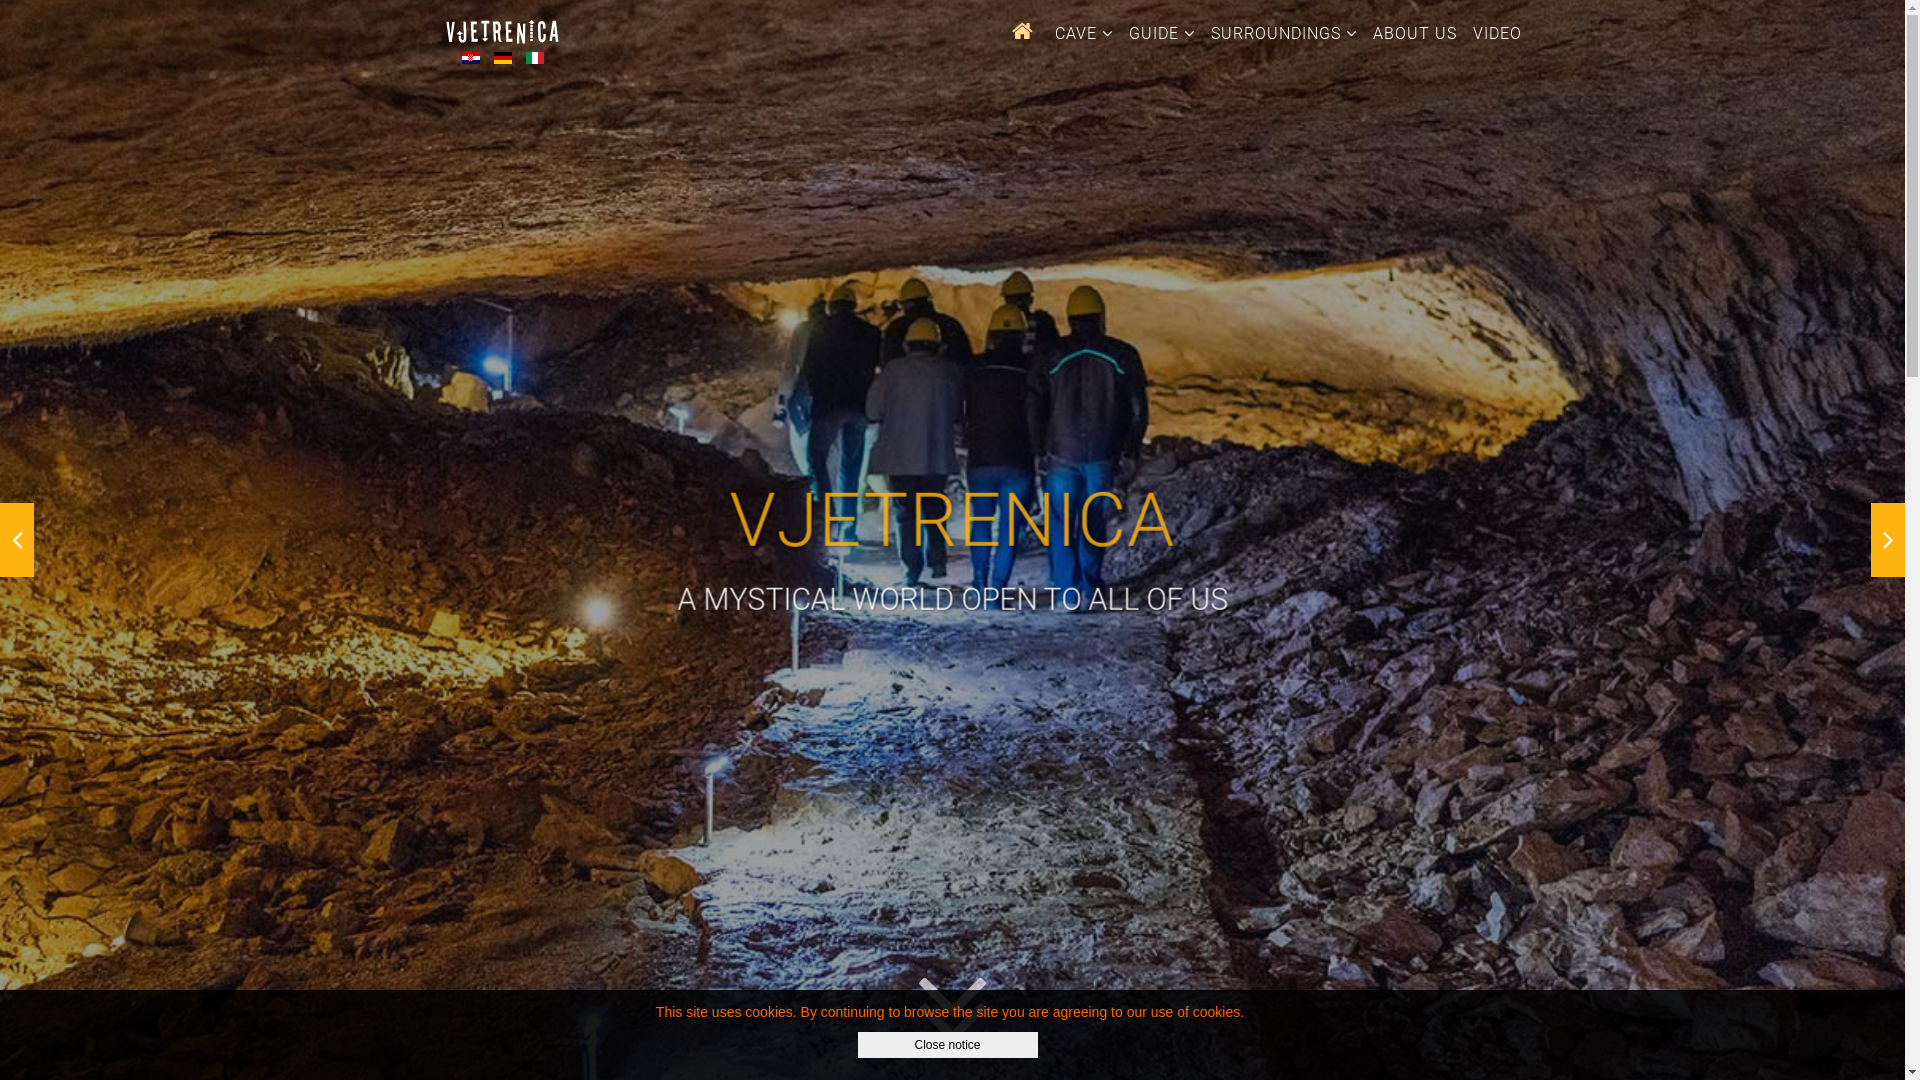 The image size is (1920, 1080). I want to click on 'SURROUNDINGS', so click(1204, 33).